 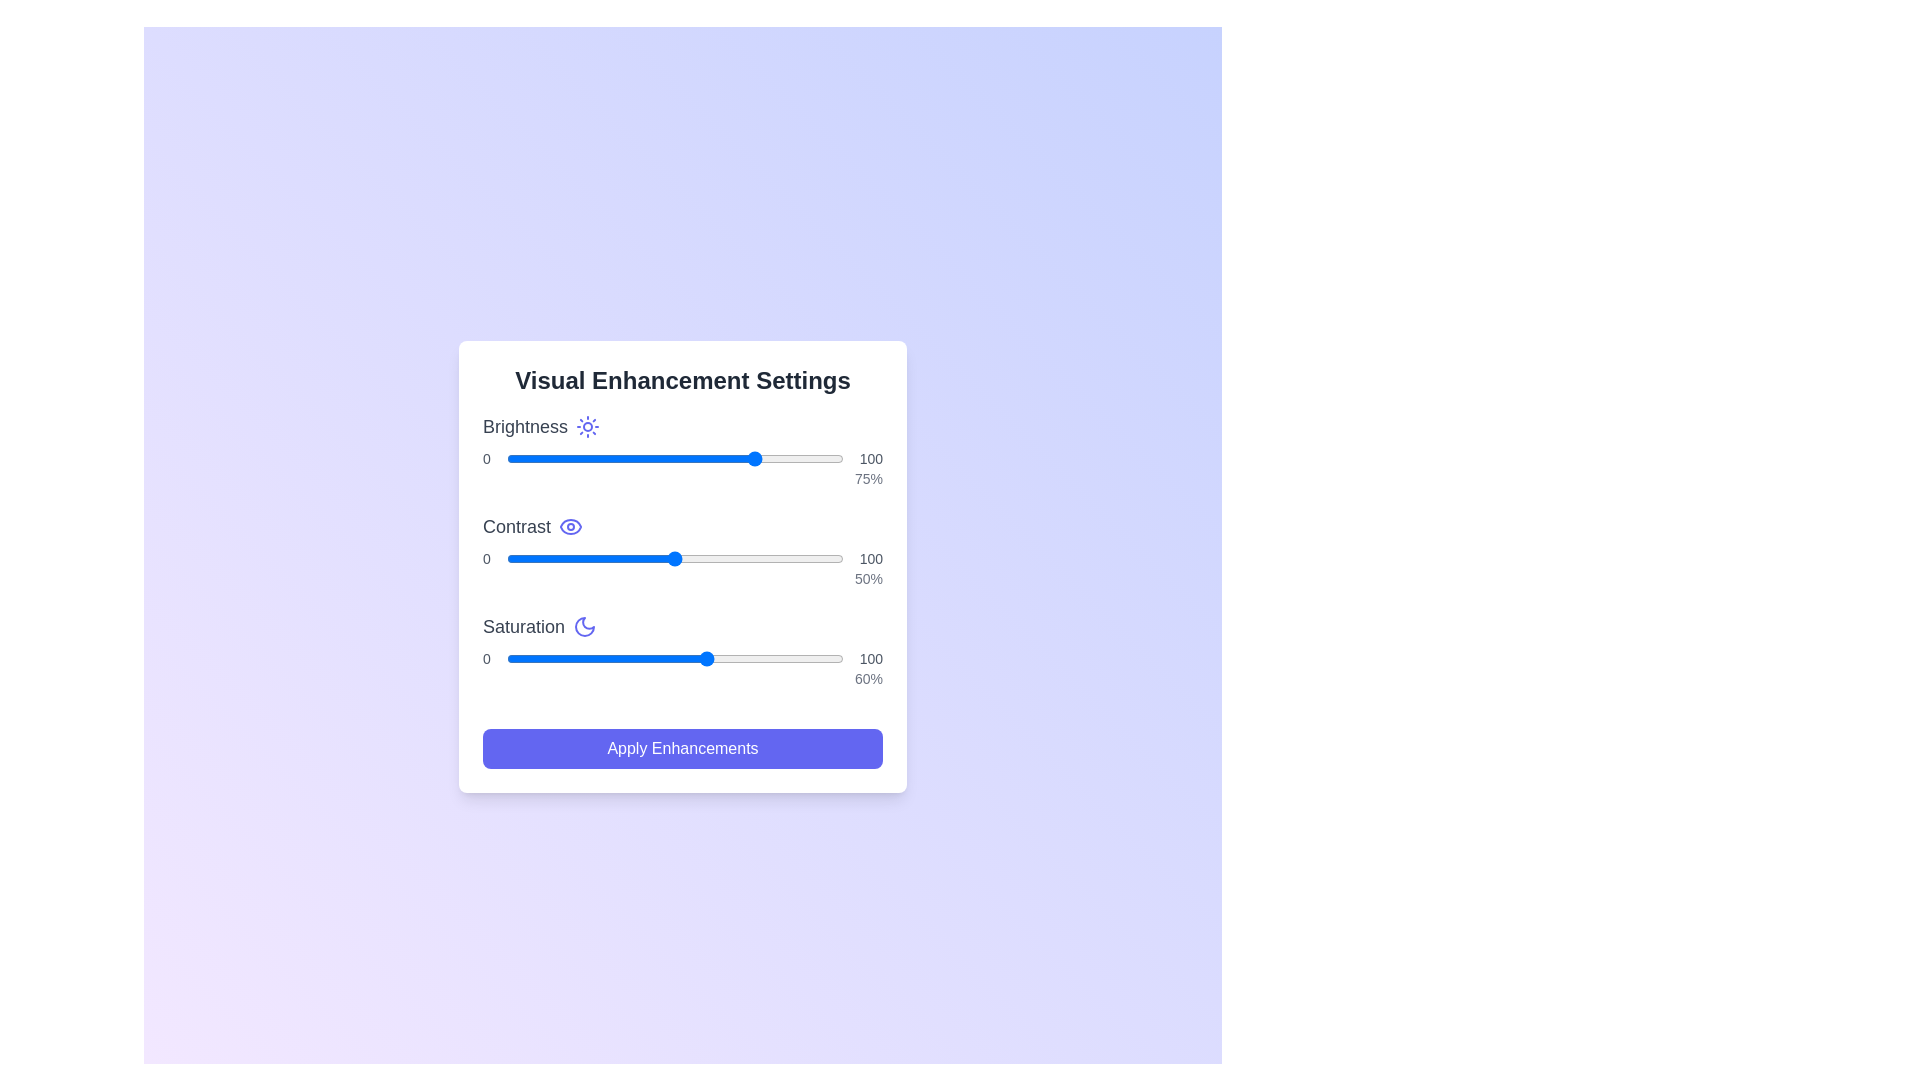 I want to click on the icon for saturation to display its tooltip, so click(x=584, y=626).